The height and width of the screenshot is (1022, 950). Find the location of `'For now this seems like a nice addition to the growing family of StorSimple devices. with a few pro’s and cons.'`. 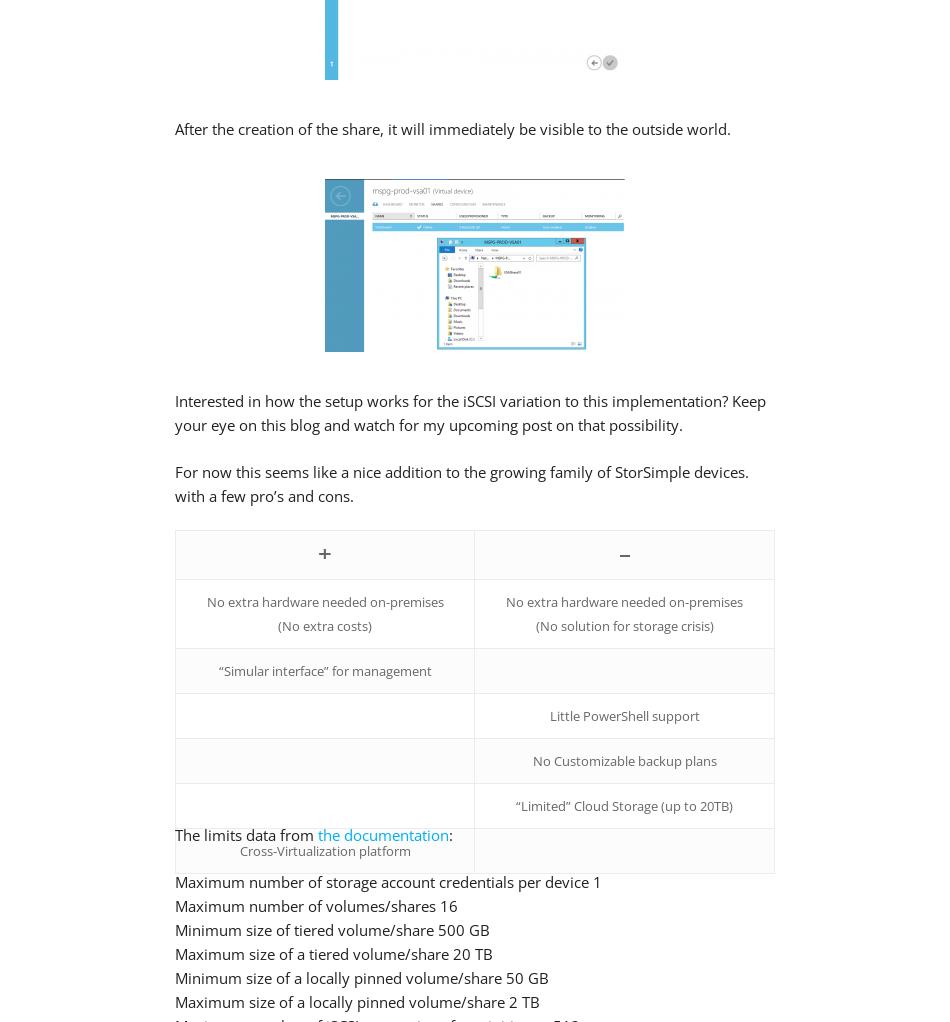

'For now this seems like a nice addition to the growing family of StorSimple devices. with a few pro’s and cons.' is located at coordinates (460, 482).